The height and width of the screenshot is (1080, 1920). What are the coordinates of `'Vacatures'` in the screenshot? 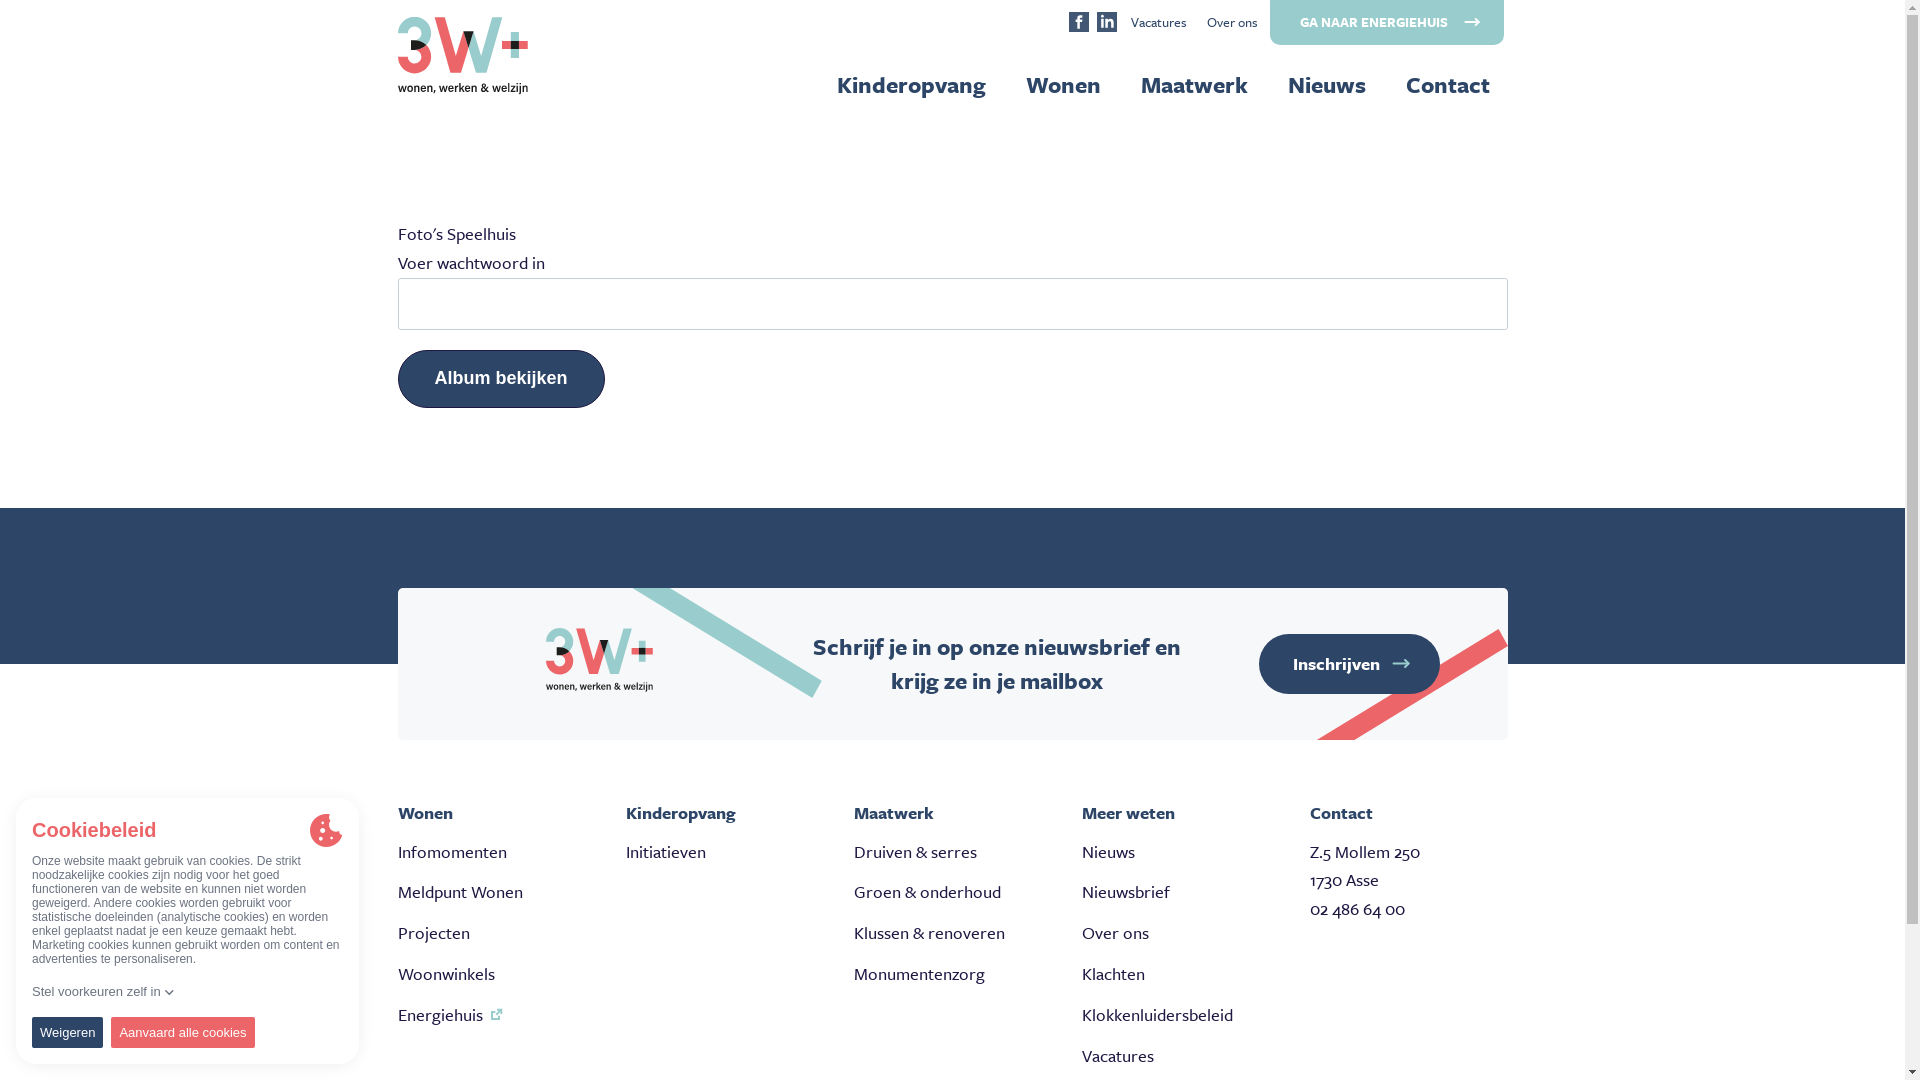 It's located at (1157, 22).